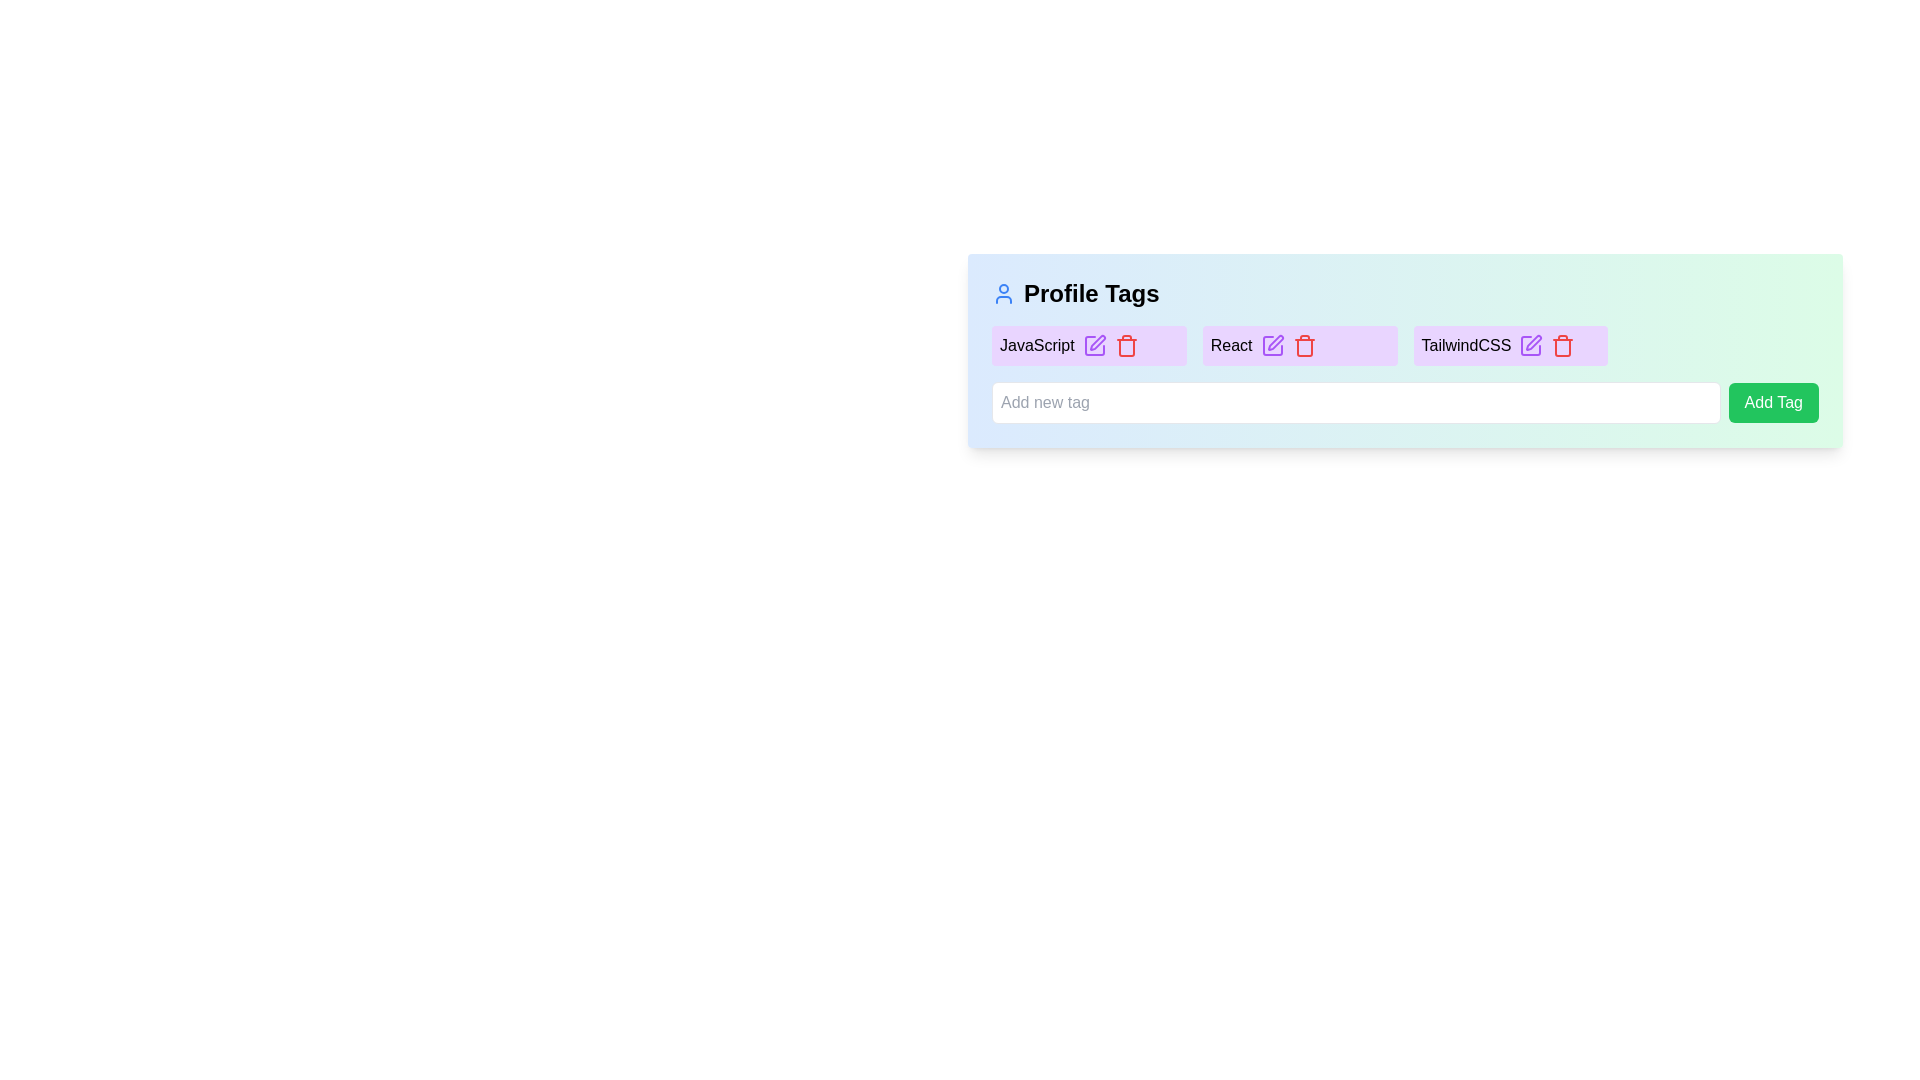  Describe the element at coordinates (1271, 345) in the screenshot. I see `the edit icon located next to the 'React' text in the 'Profile Tags' section to initiate an edit action` at that location.